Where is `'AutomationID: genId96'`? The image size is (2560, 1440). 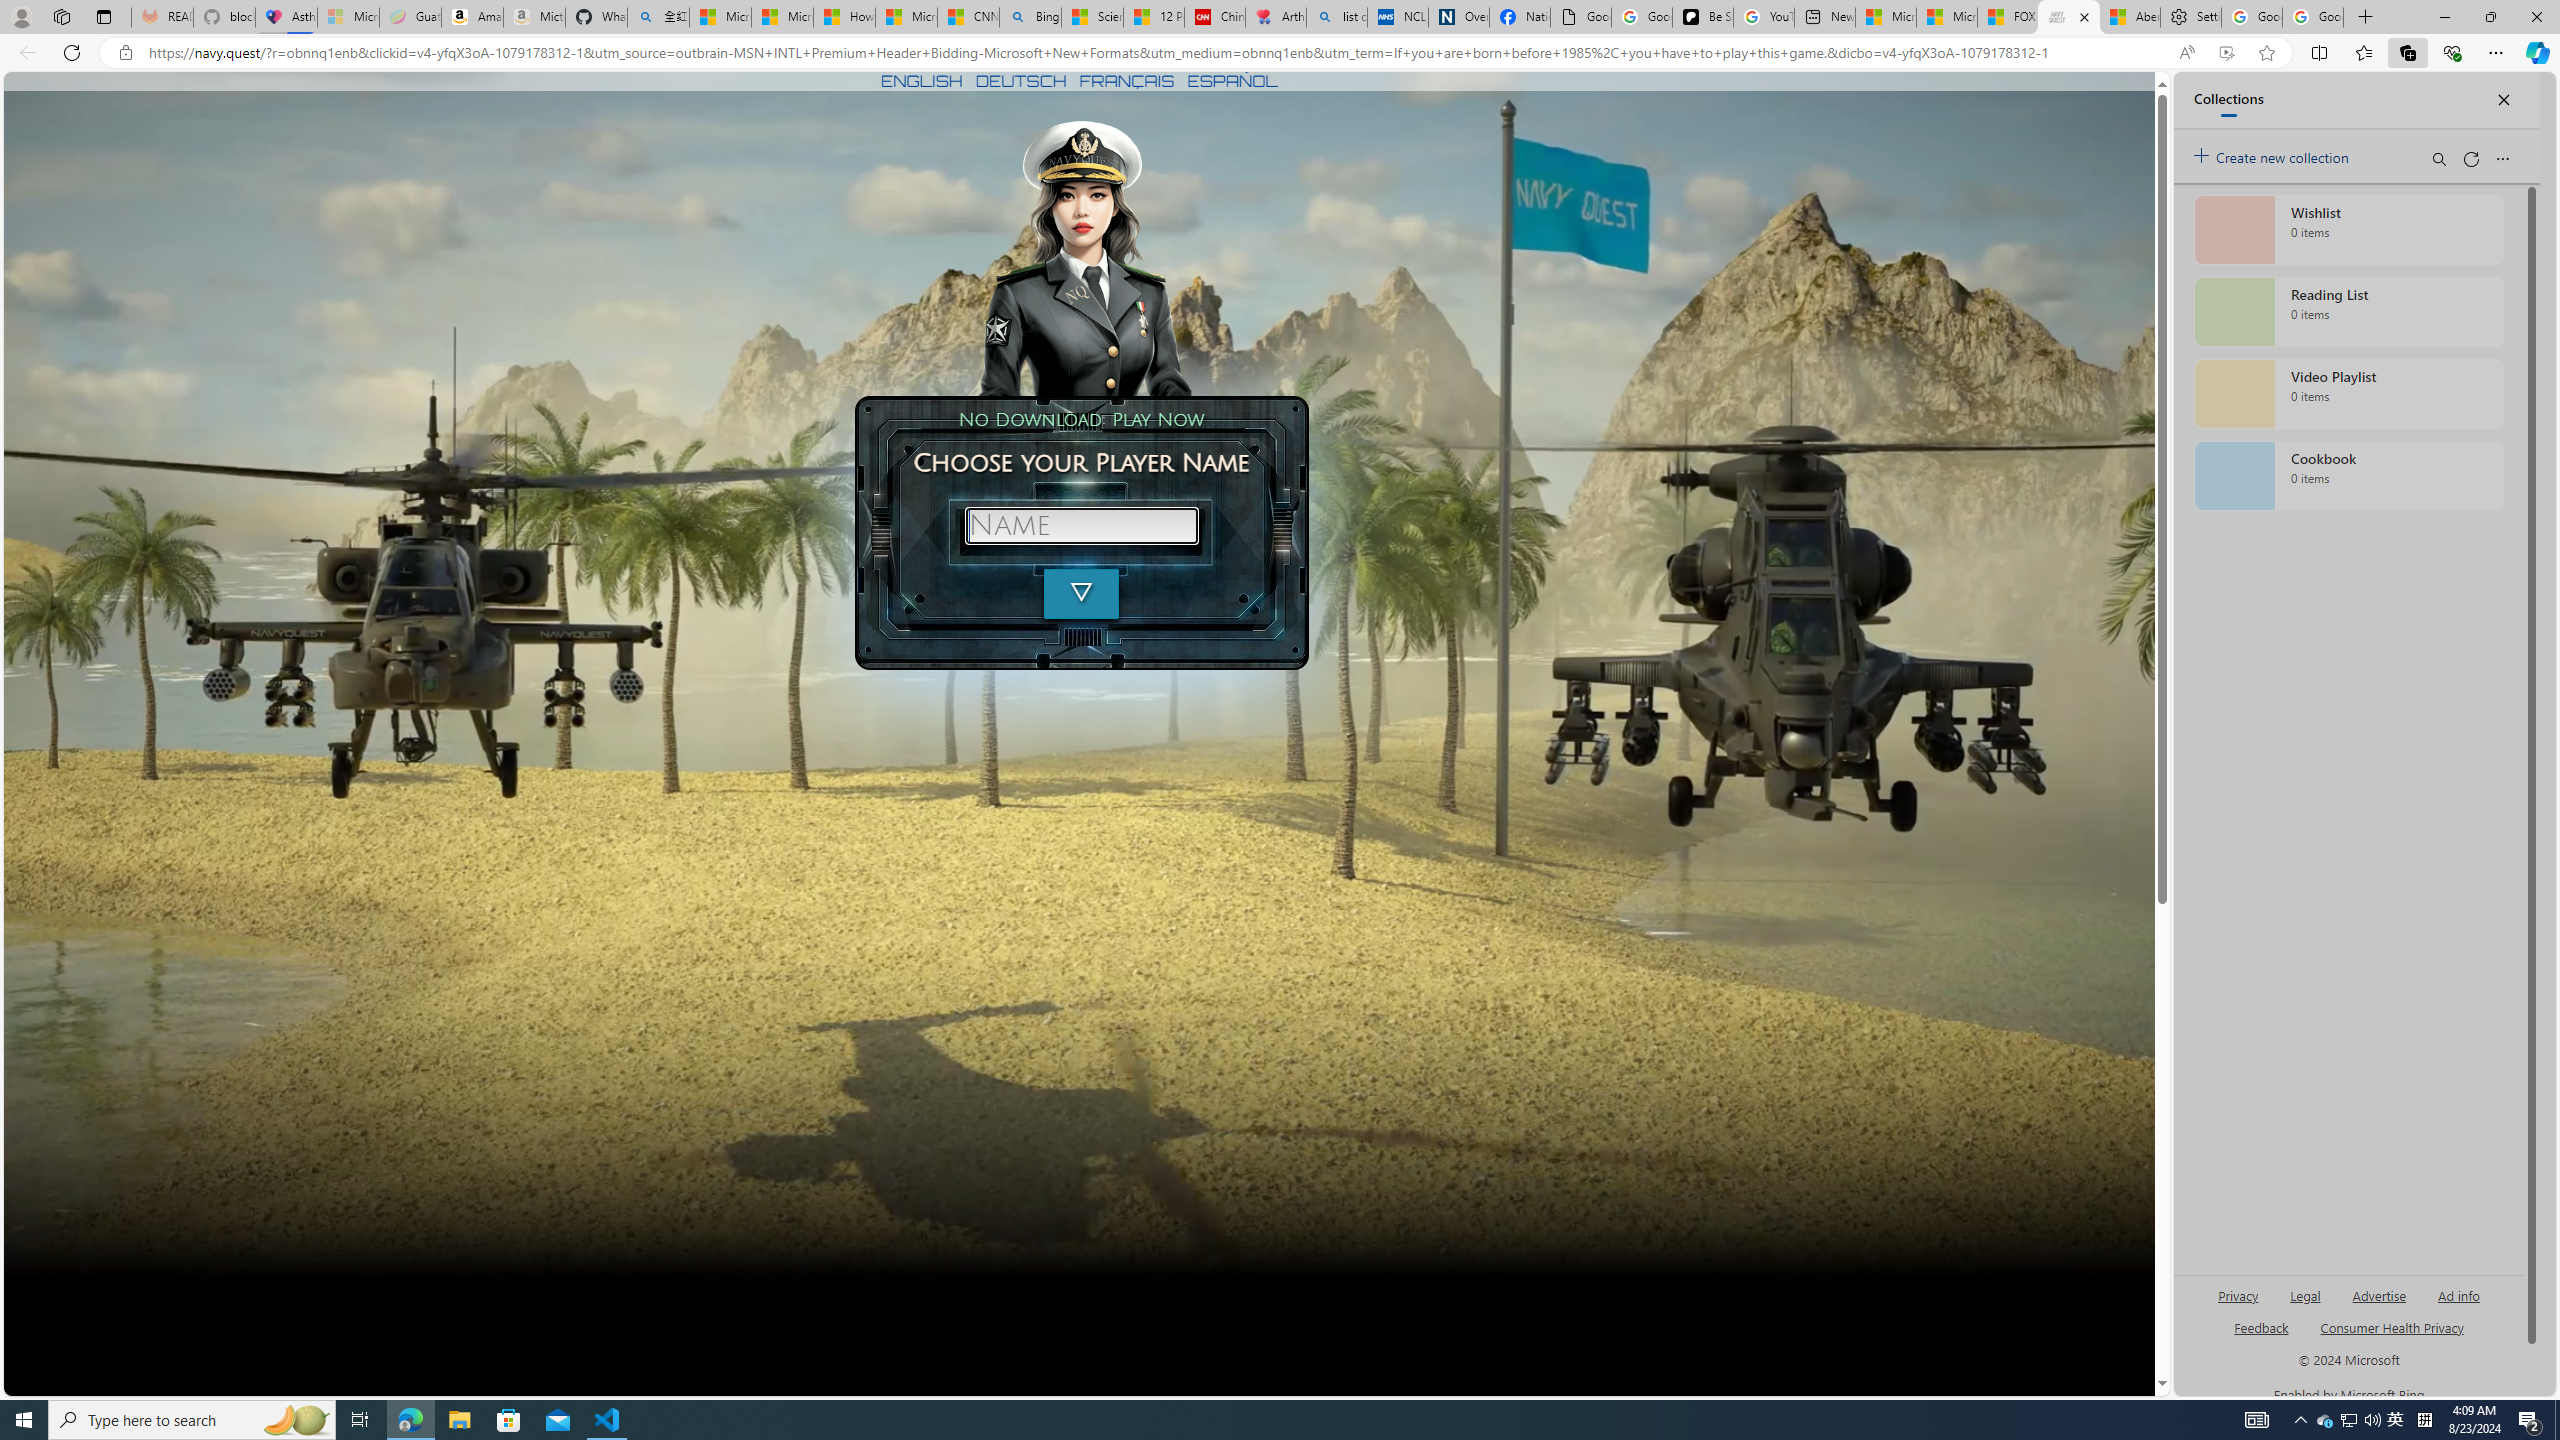 'AutomationID: genId96' is located at coordinates (2259, 1334).